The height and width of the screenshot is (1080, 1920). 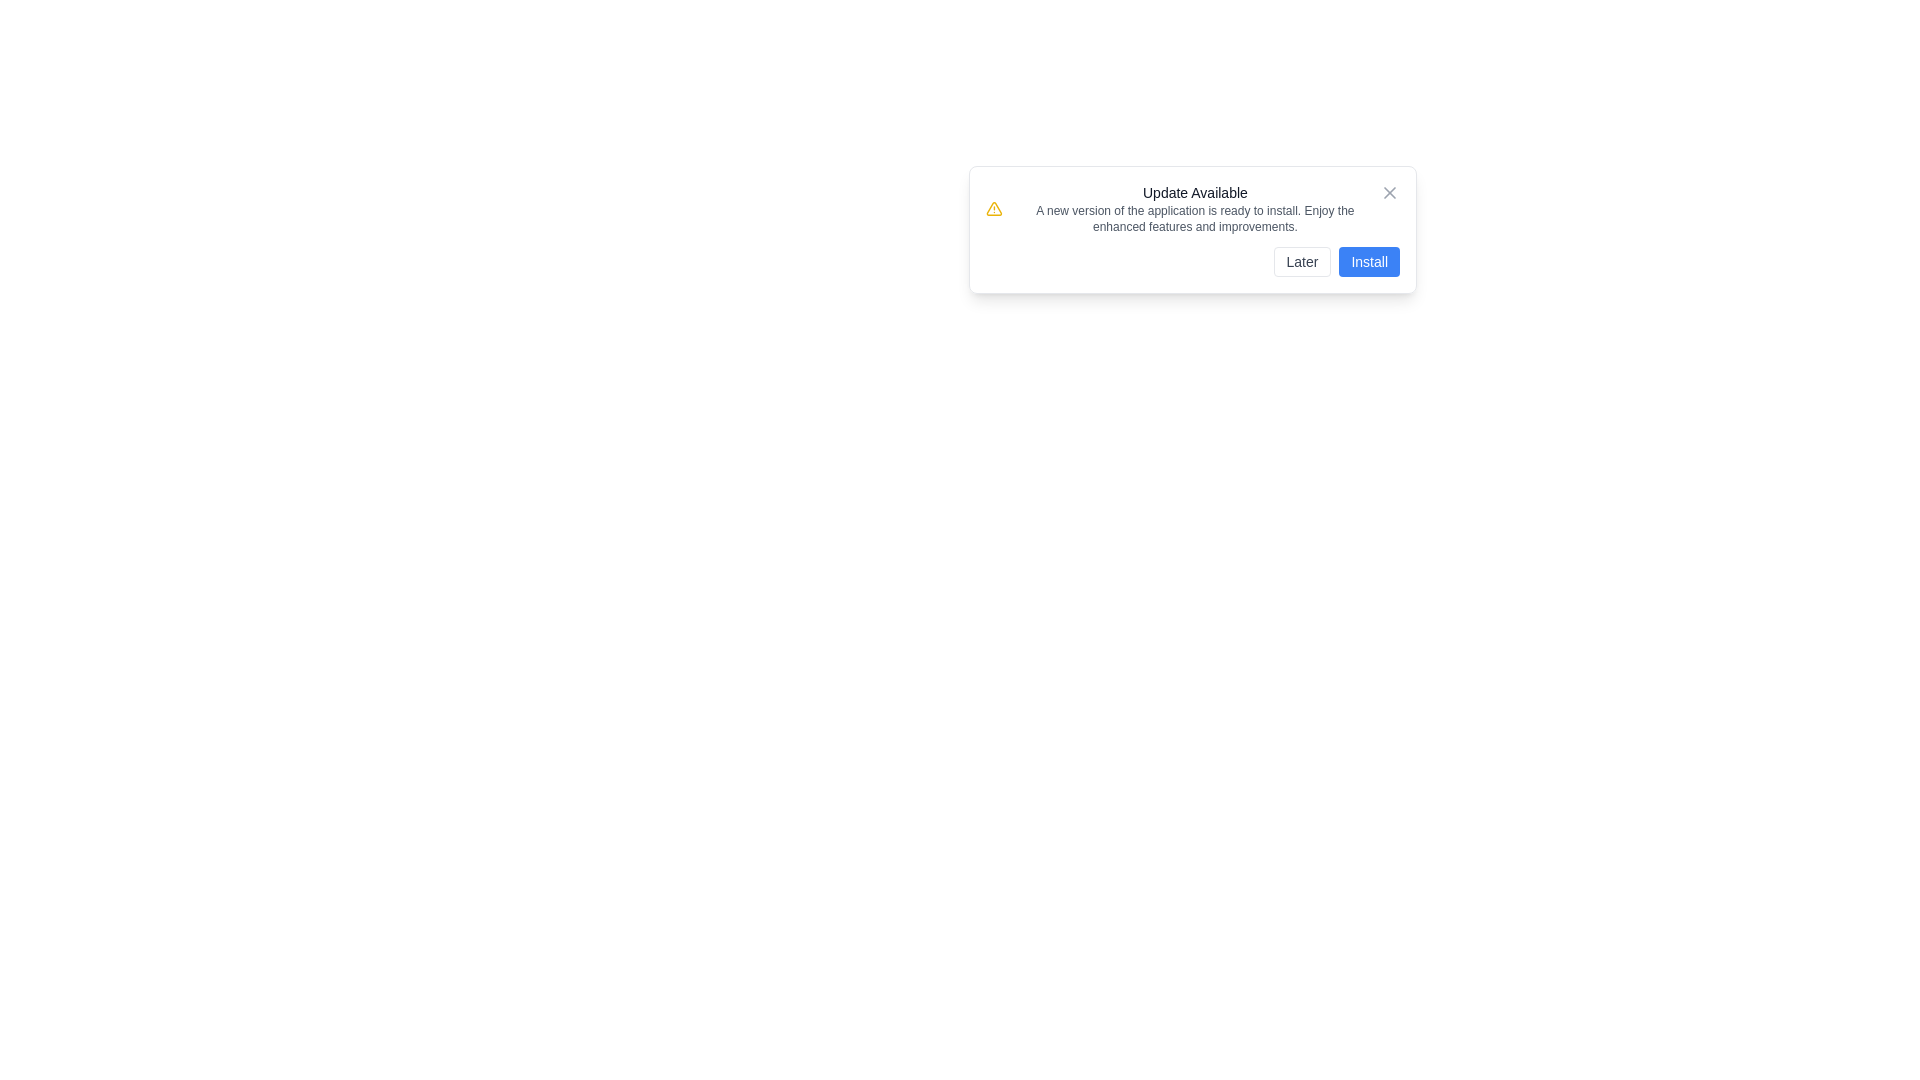 I want to click on message in the notification header titled 'Update Available', which includes a warning icon and a 'Close' icon to the right, so click(x=1193, y=208).